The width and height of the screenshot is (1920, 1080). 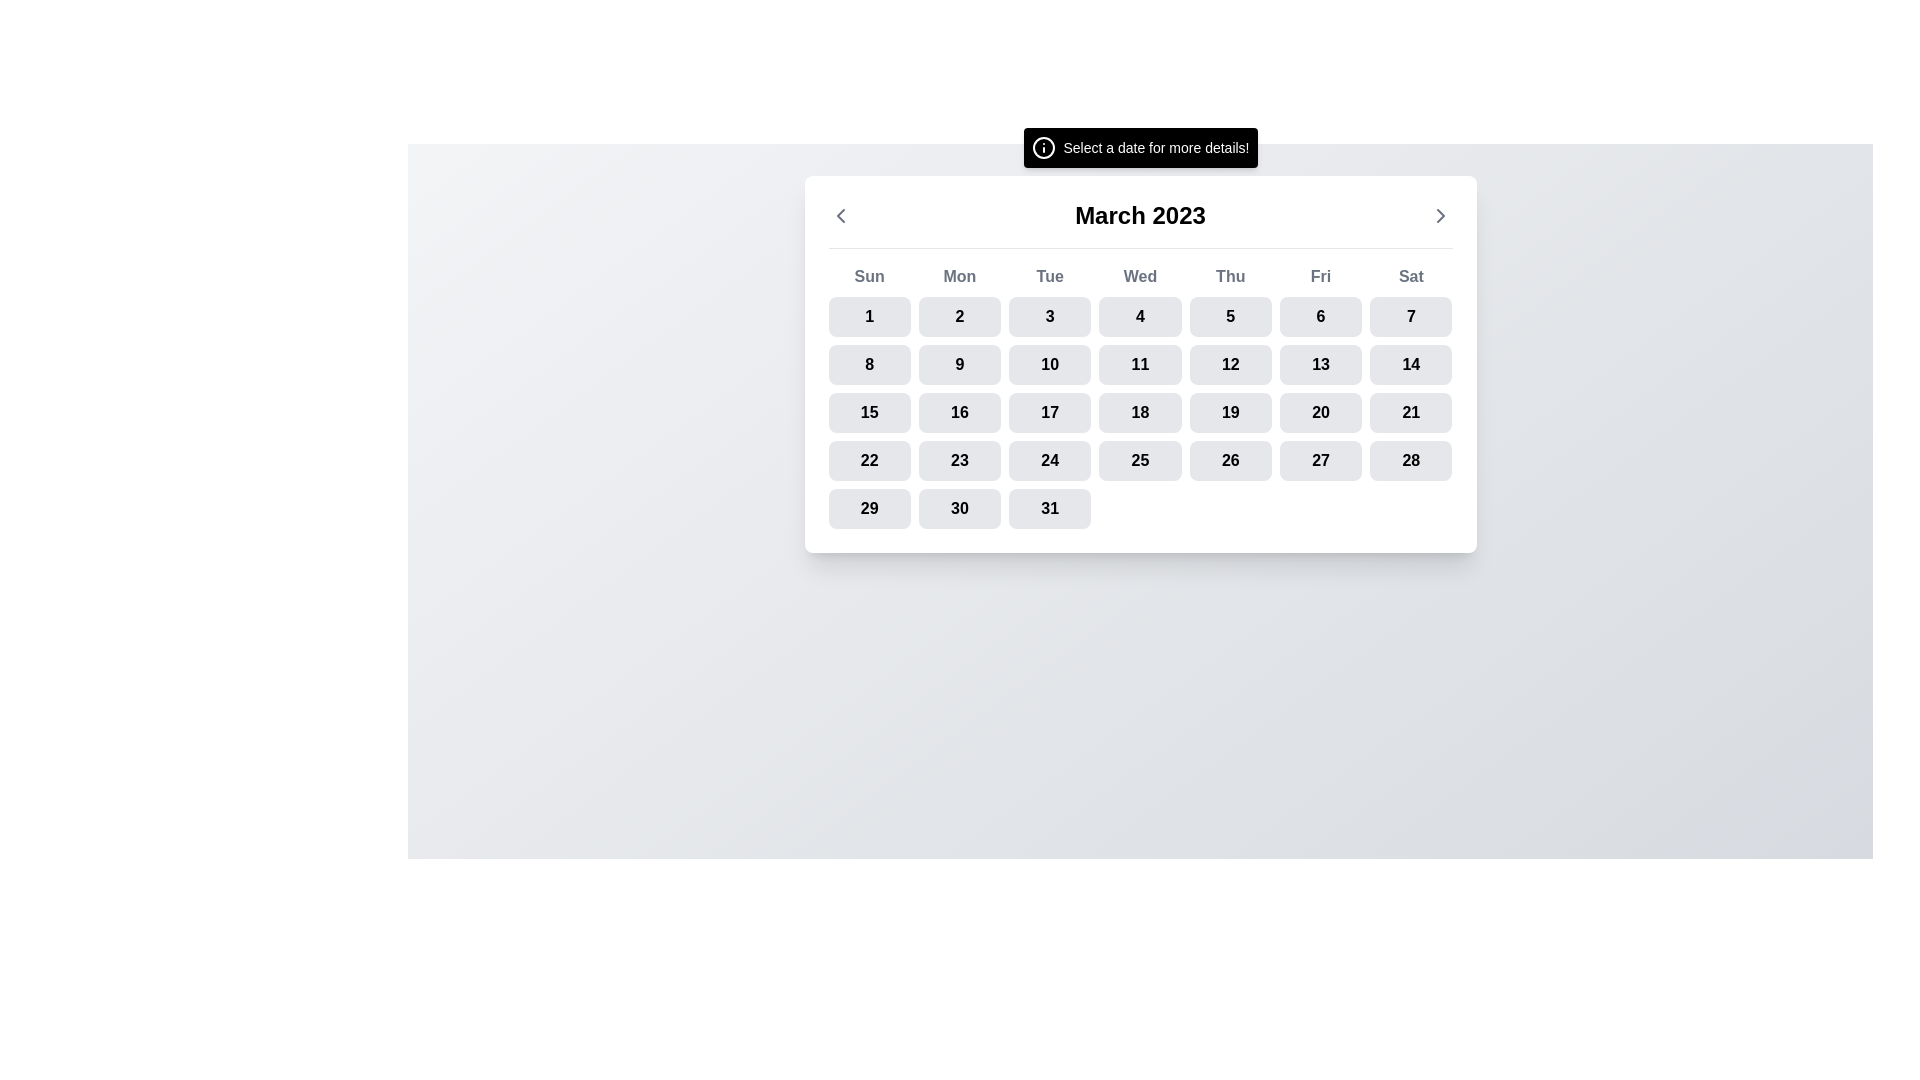 What do you see at coordinates (1229, 365) in the screenshot?
I see `the square-shaped button labeled '12' with a light gray background and rounded corners to observe the hover effect` at bounding box center [1229, 365].